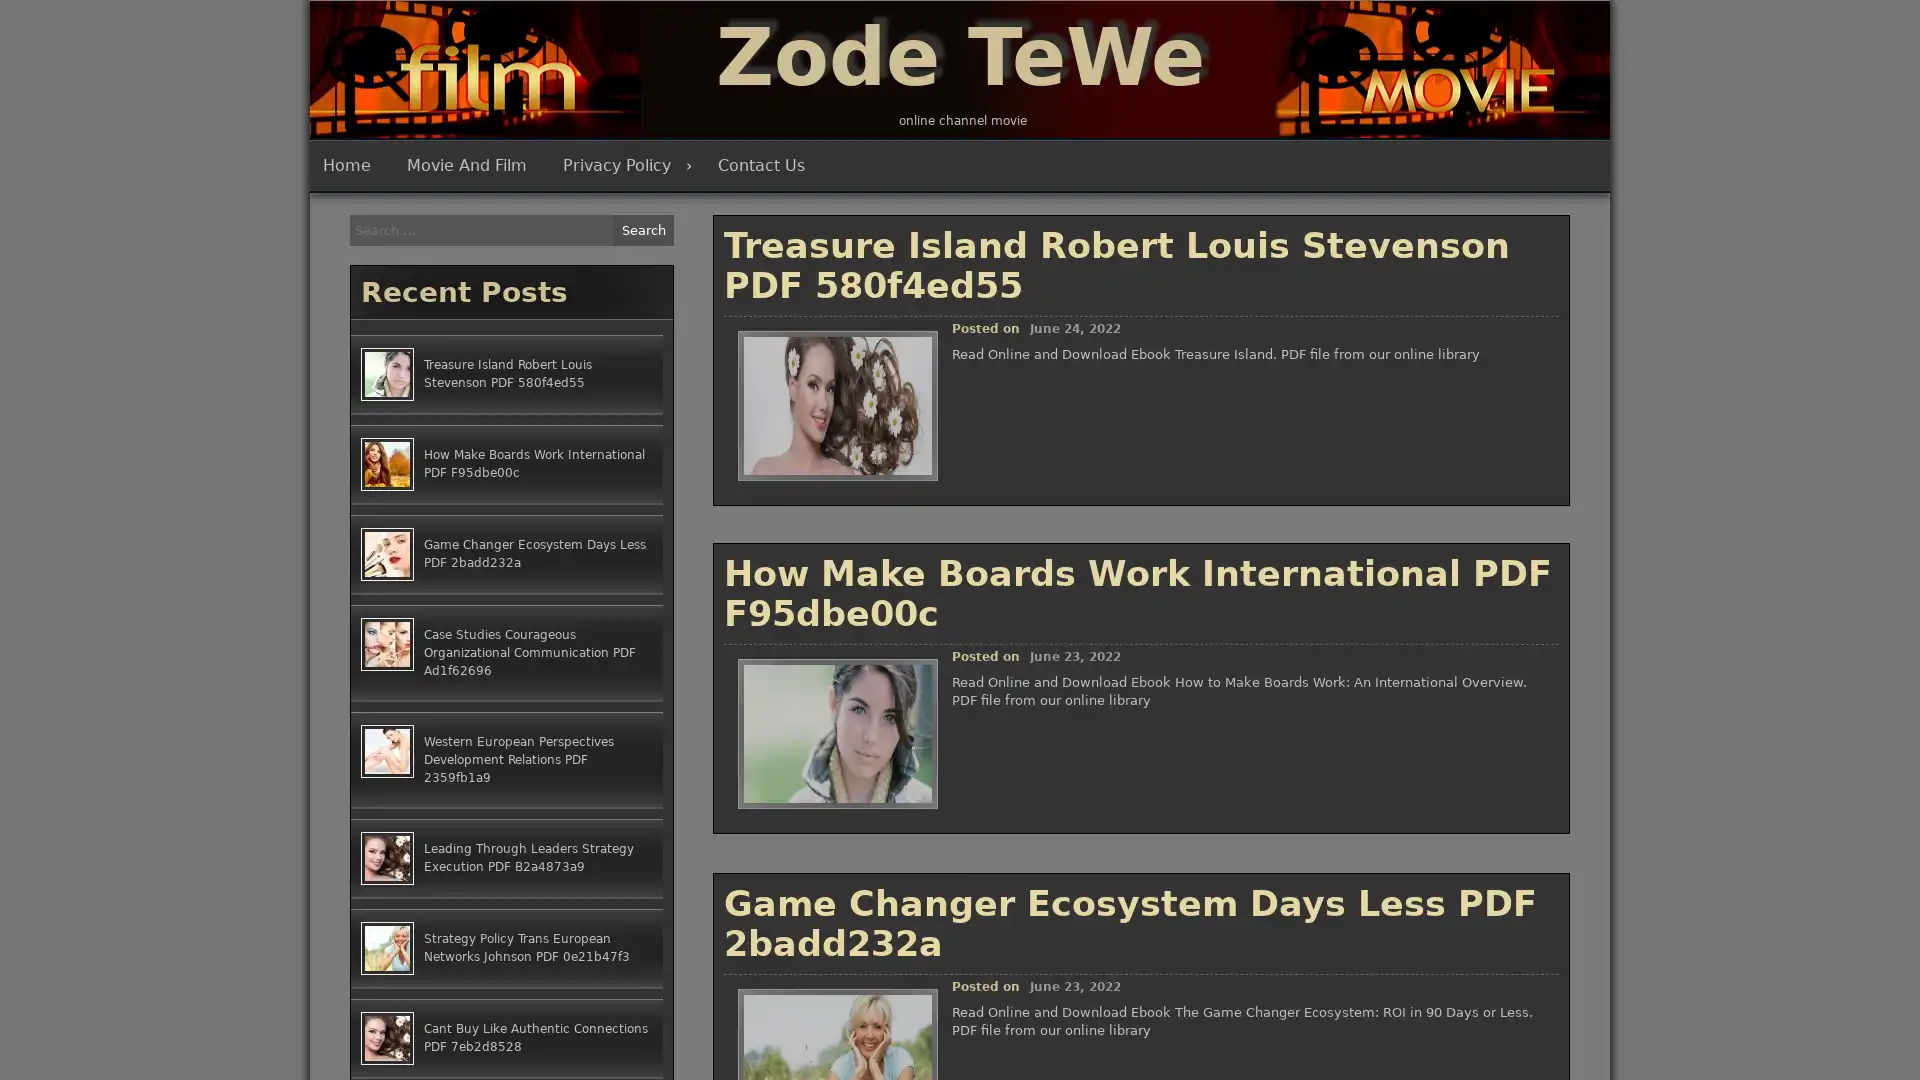 The image size is (1920, 1080). Describe the element at coordinates (643, 229) in the screenshot. I see `Search` at that location.